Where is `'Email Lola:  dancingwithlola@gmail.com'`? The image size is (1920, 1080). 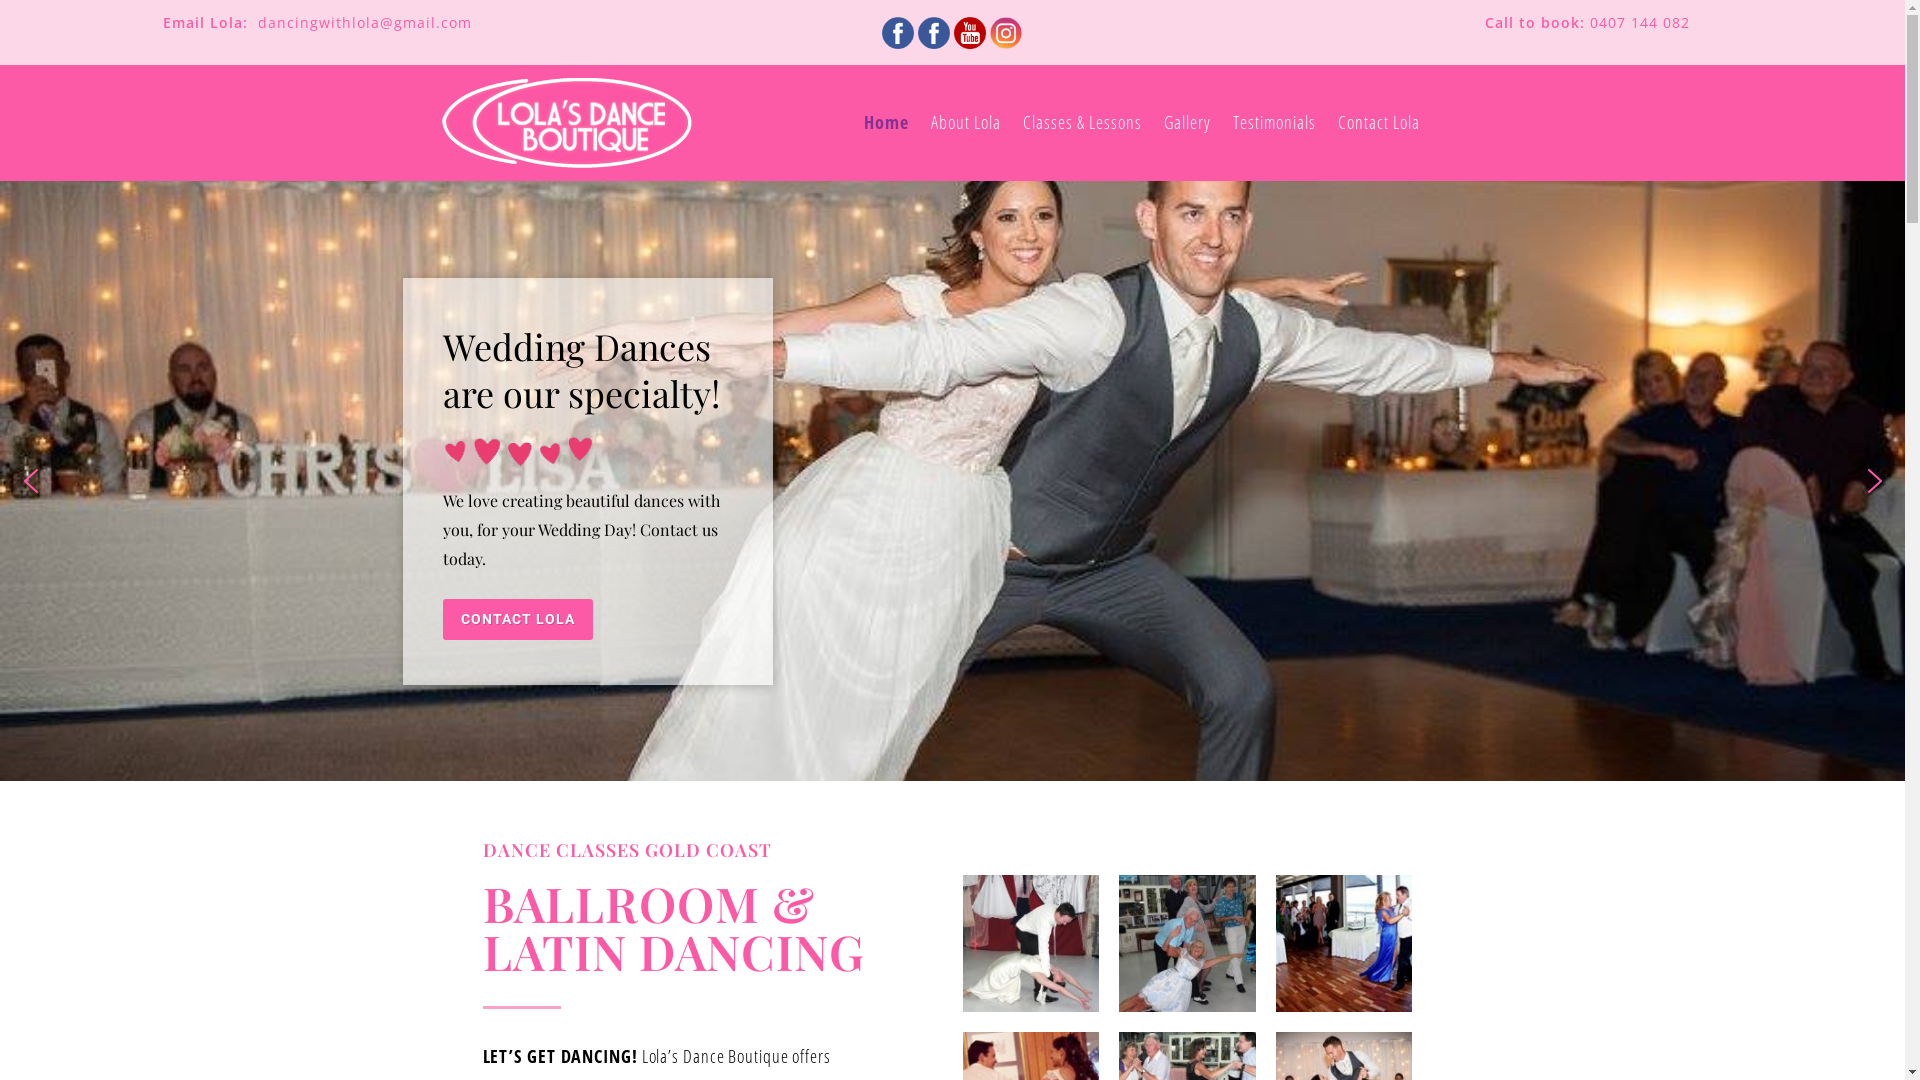
'Email Lola:  dancingwithlola@gmail.com' is located at coordinates (316, 22).